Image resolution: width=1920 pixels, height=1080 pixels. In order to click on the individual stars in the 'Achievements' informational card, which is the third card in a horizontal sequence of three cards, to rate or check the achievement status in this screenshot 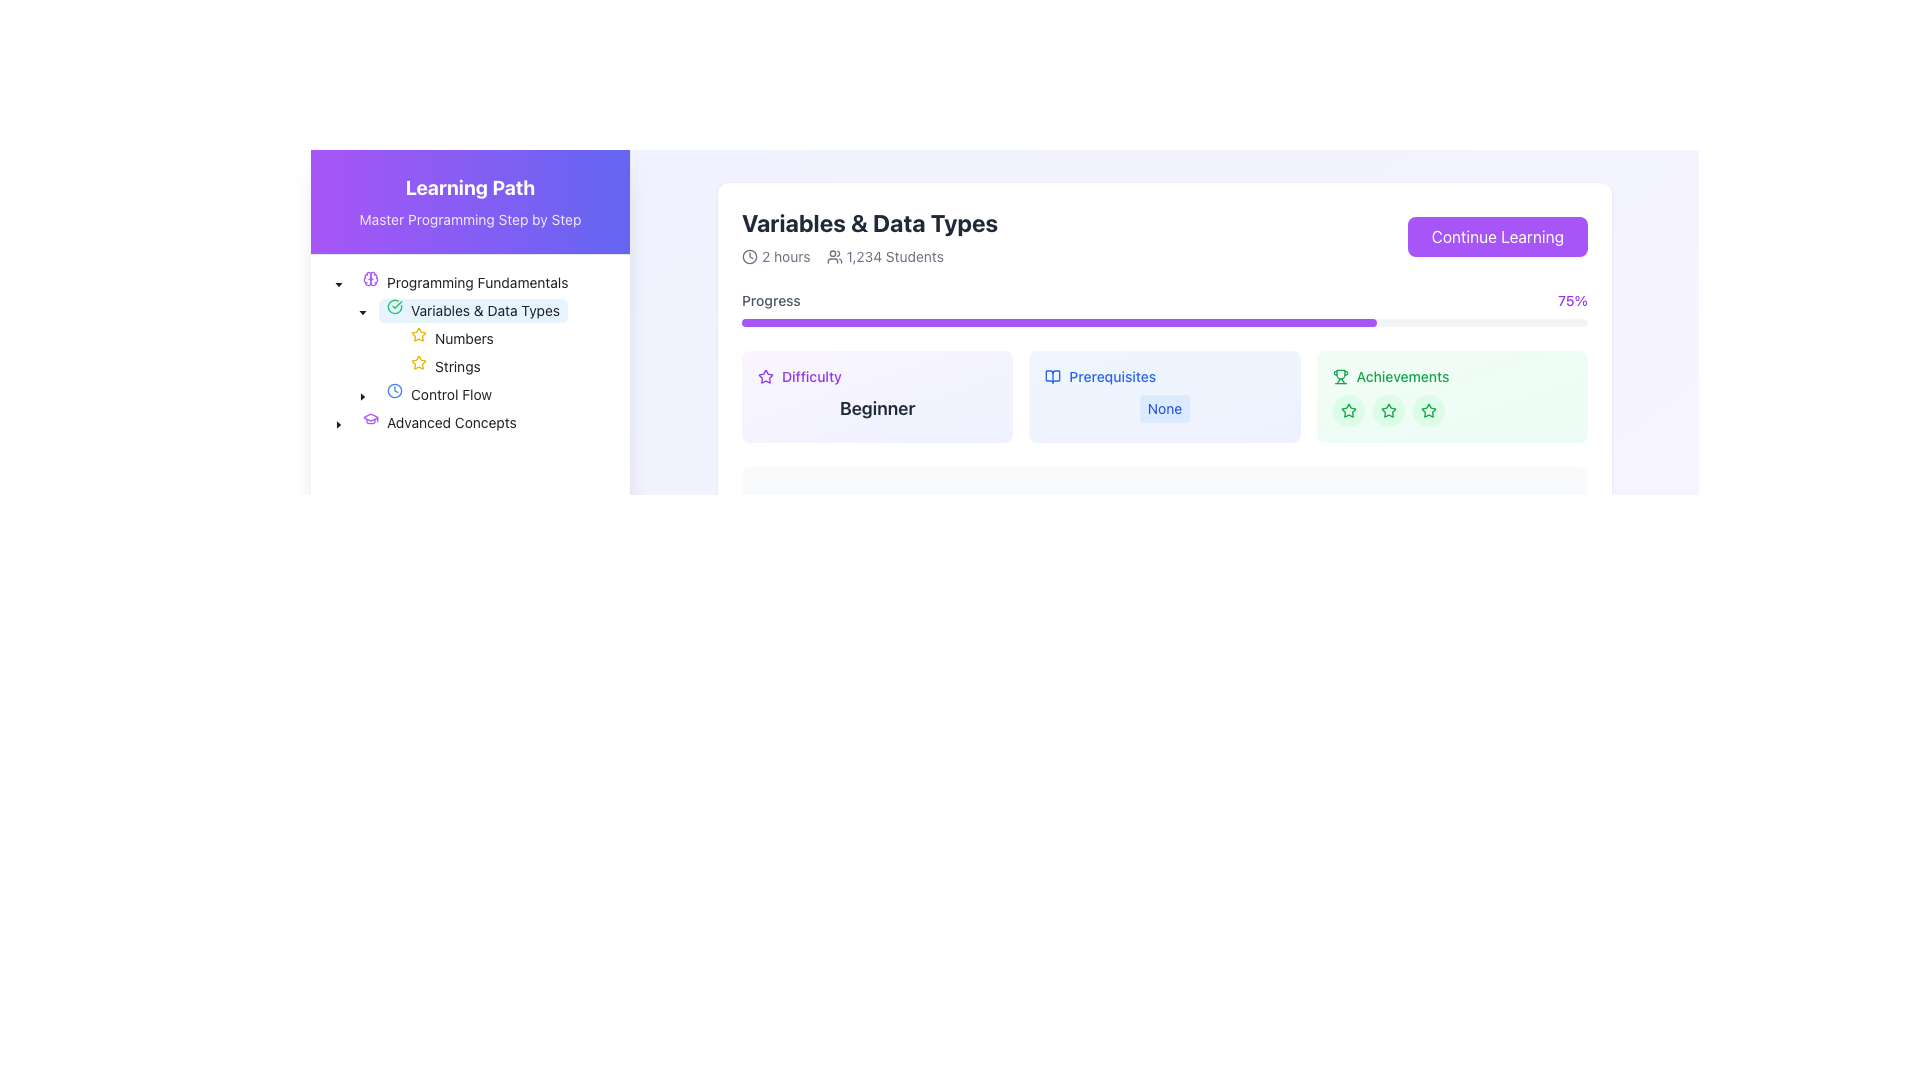, I will do `click(1452, 397)`.